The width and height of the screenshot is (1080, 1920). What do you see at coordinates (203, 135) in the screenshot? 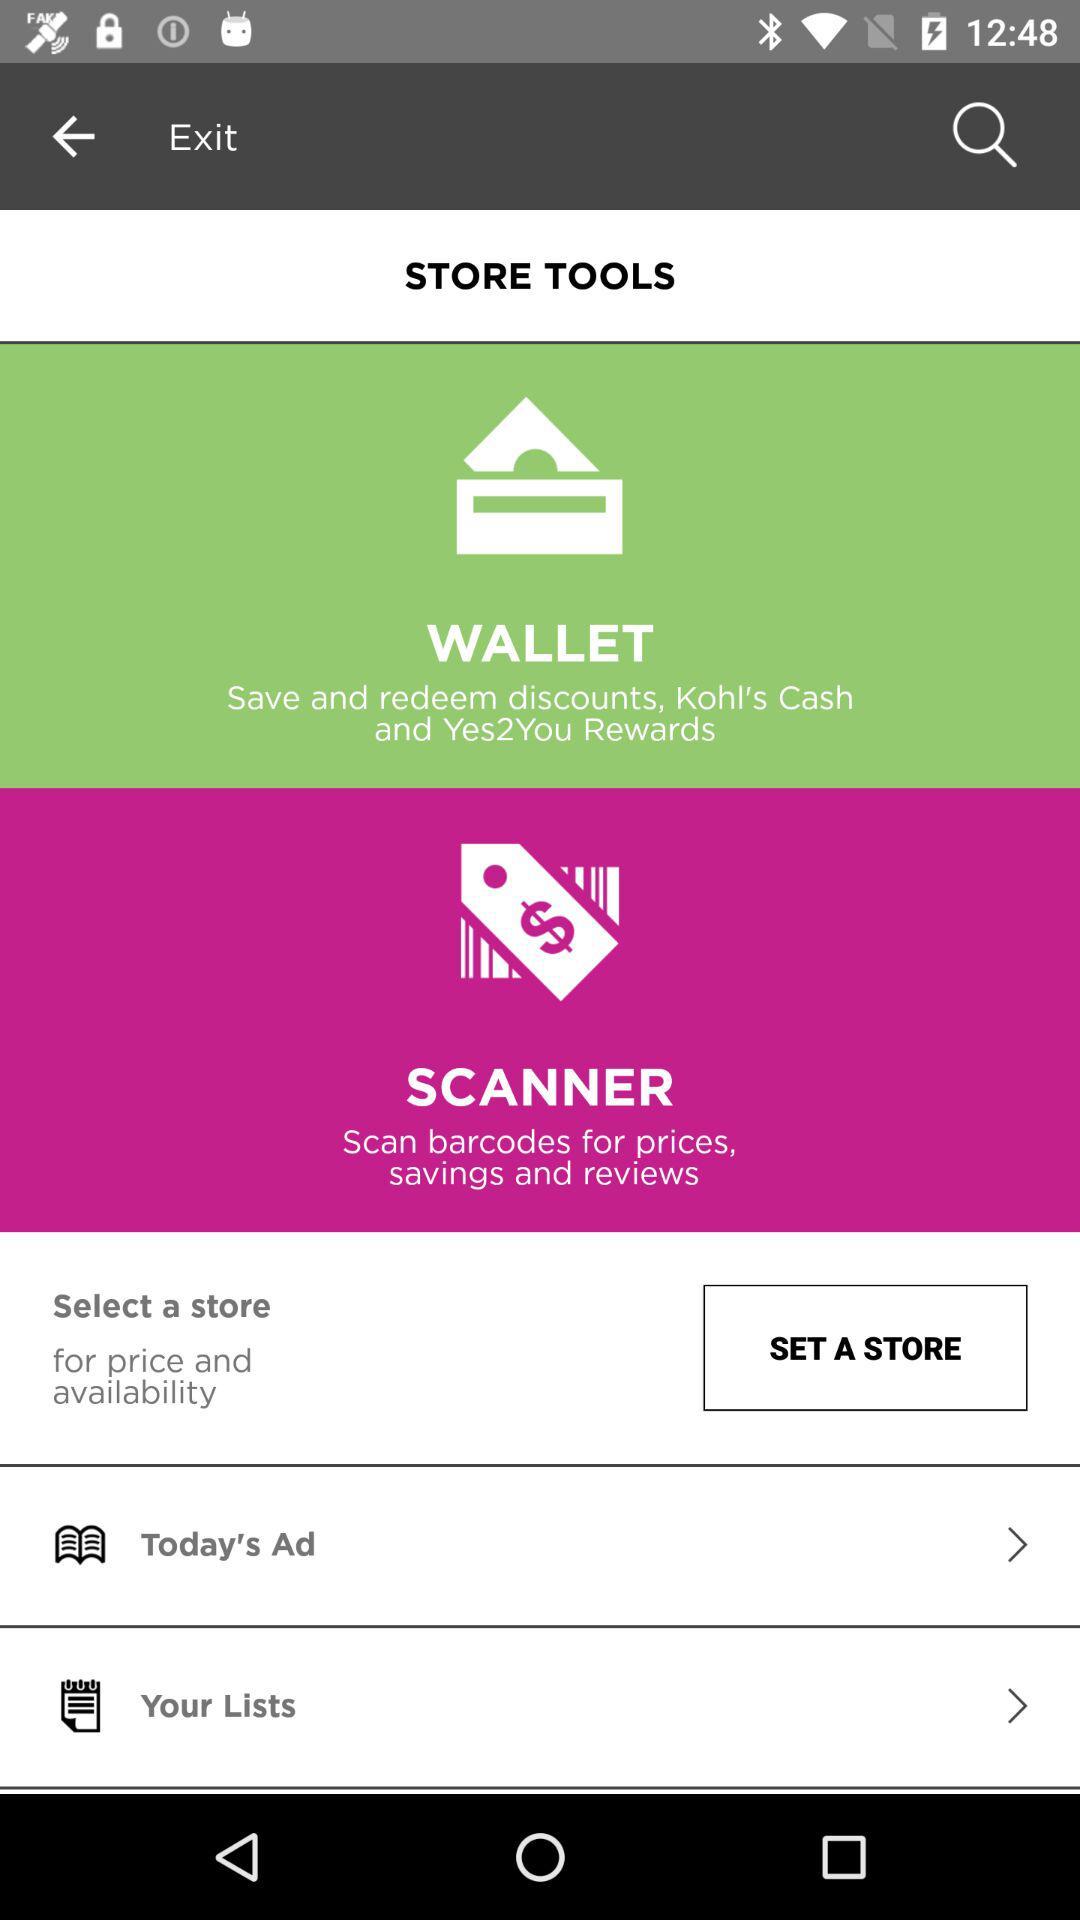
I see `exit icon` at bounding box center [203, 135].